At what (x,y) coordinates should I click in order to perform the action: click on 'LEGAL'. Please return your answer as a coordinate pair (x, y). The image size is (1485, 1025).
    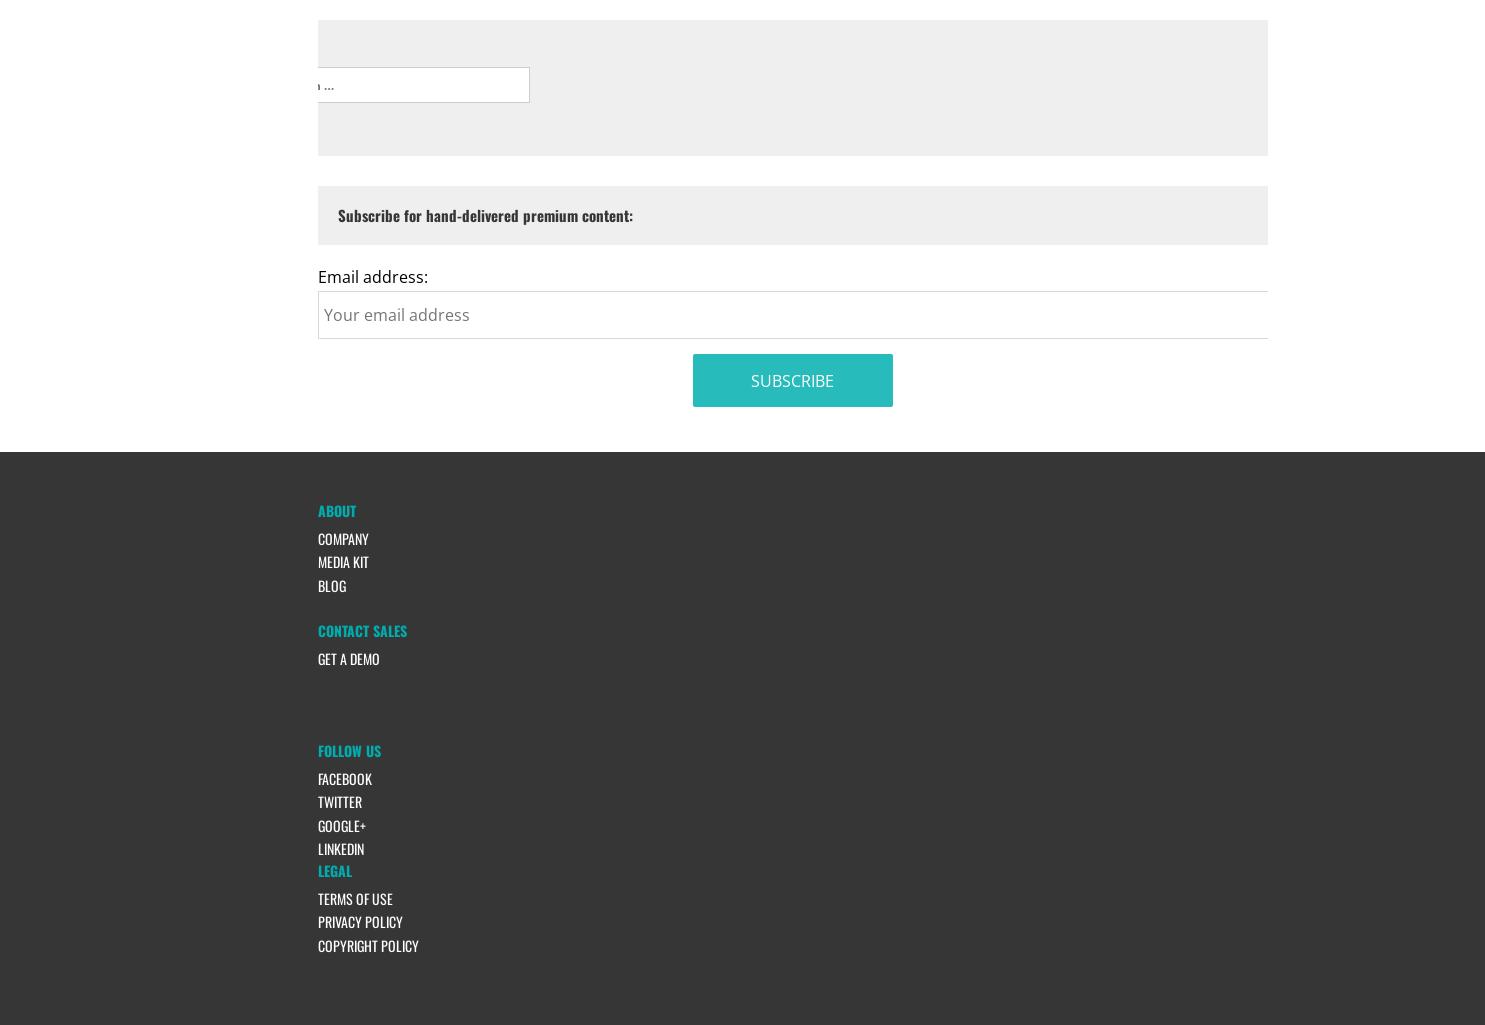
    Looking at the image, I should click on (332, 869).